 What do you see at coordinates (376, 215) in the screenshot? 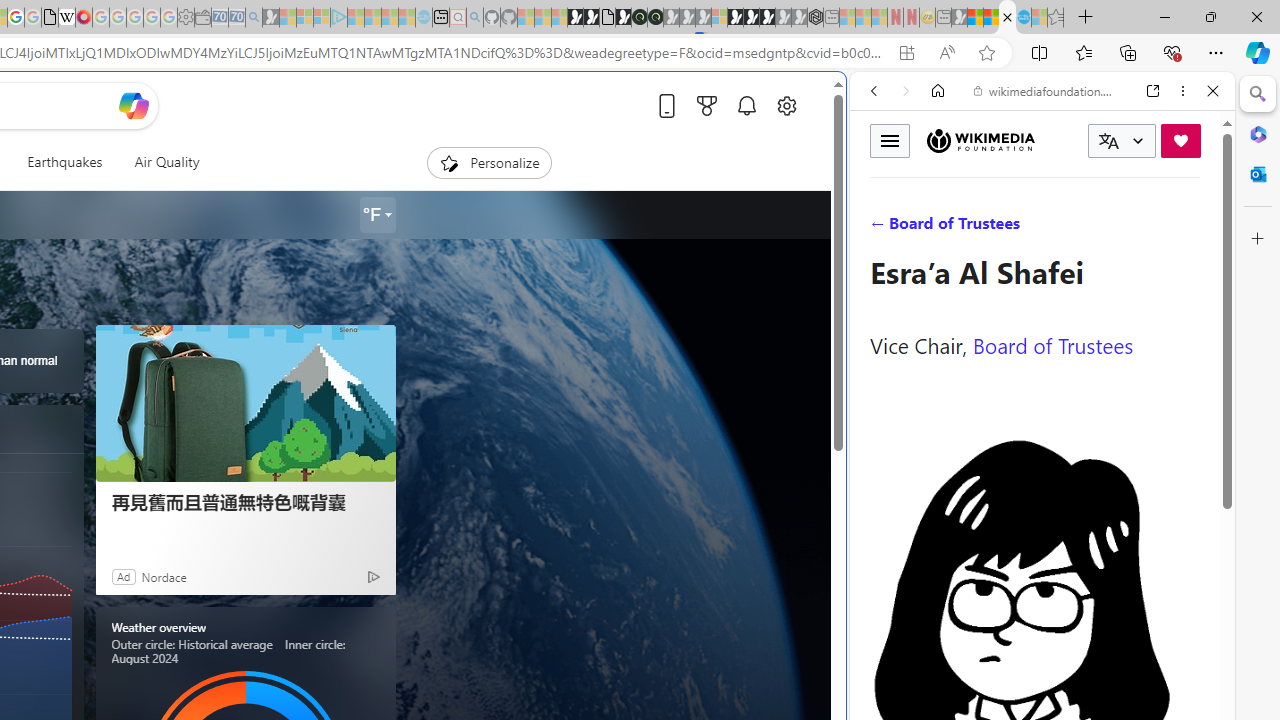
I see `'Weather settings'` at bounding box center [376, 215].